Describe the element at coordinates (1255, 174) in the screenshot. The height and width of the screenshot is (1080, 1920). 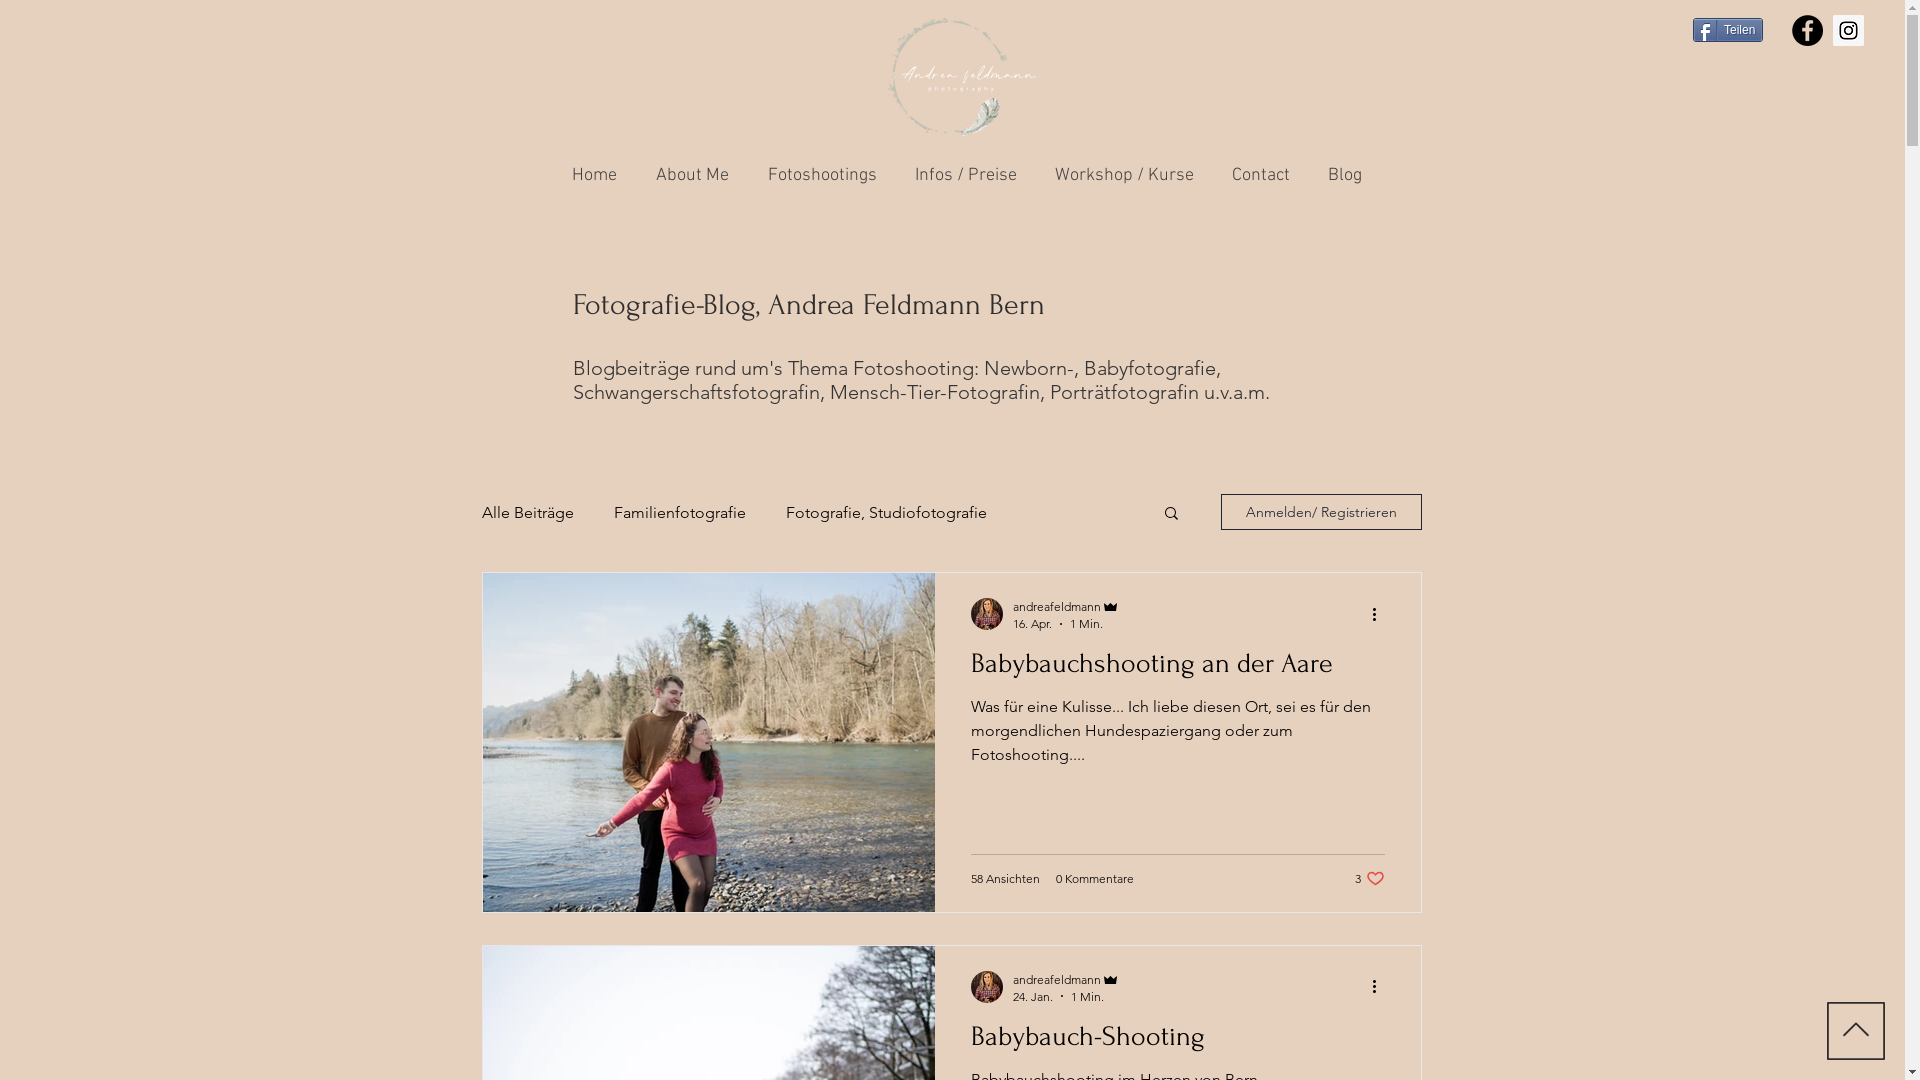
I see `'Contact'` at that location.